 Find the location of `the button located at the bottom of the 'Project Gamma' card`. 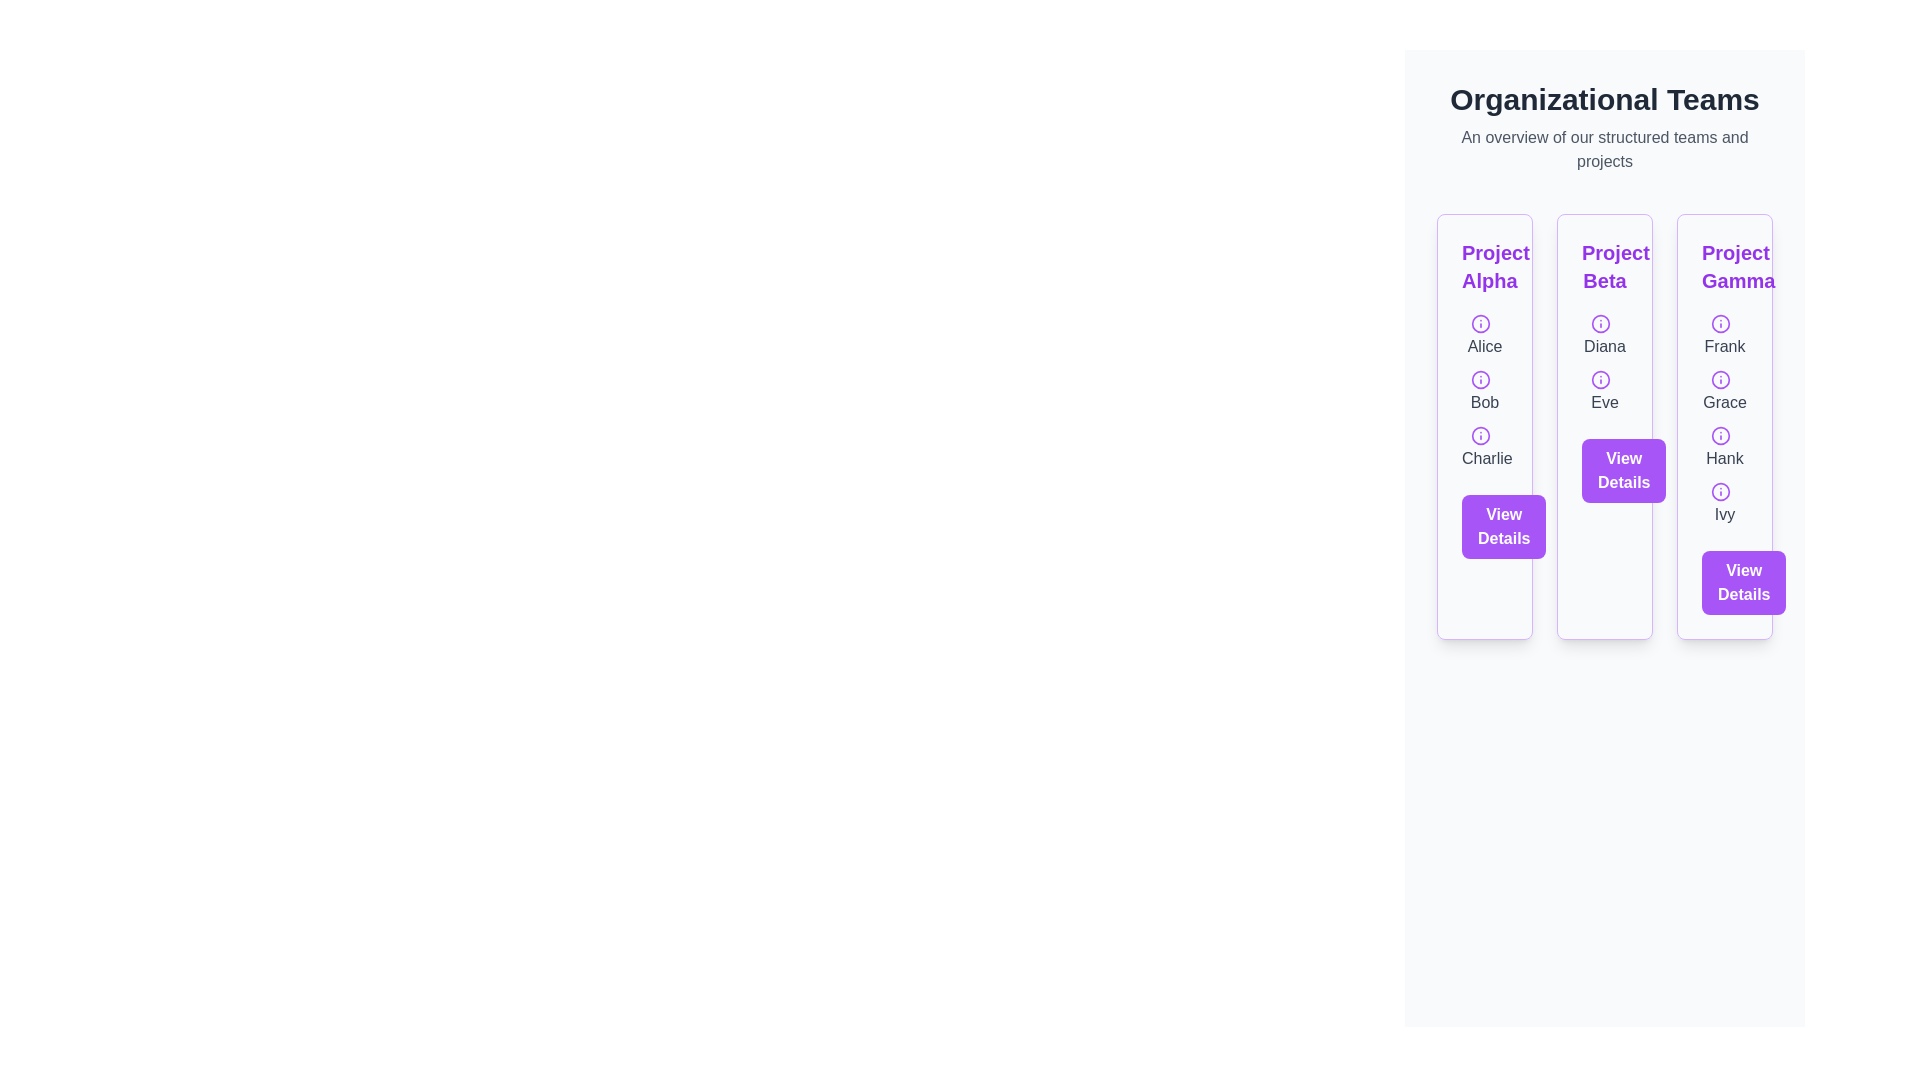

the button located at the bottom of the 'Project Gamma' card is located at coordinates (1742, 582).